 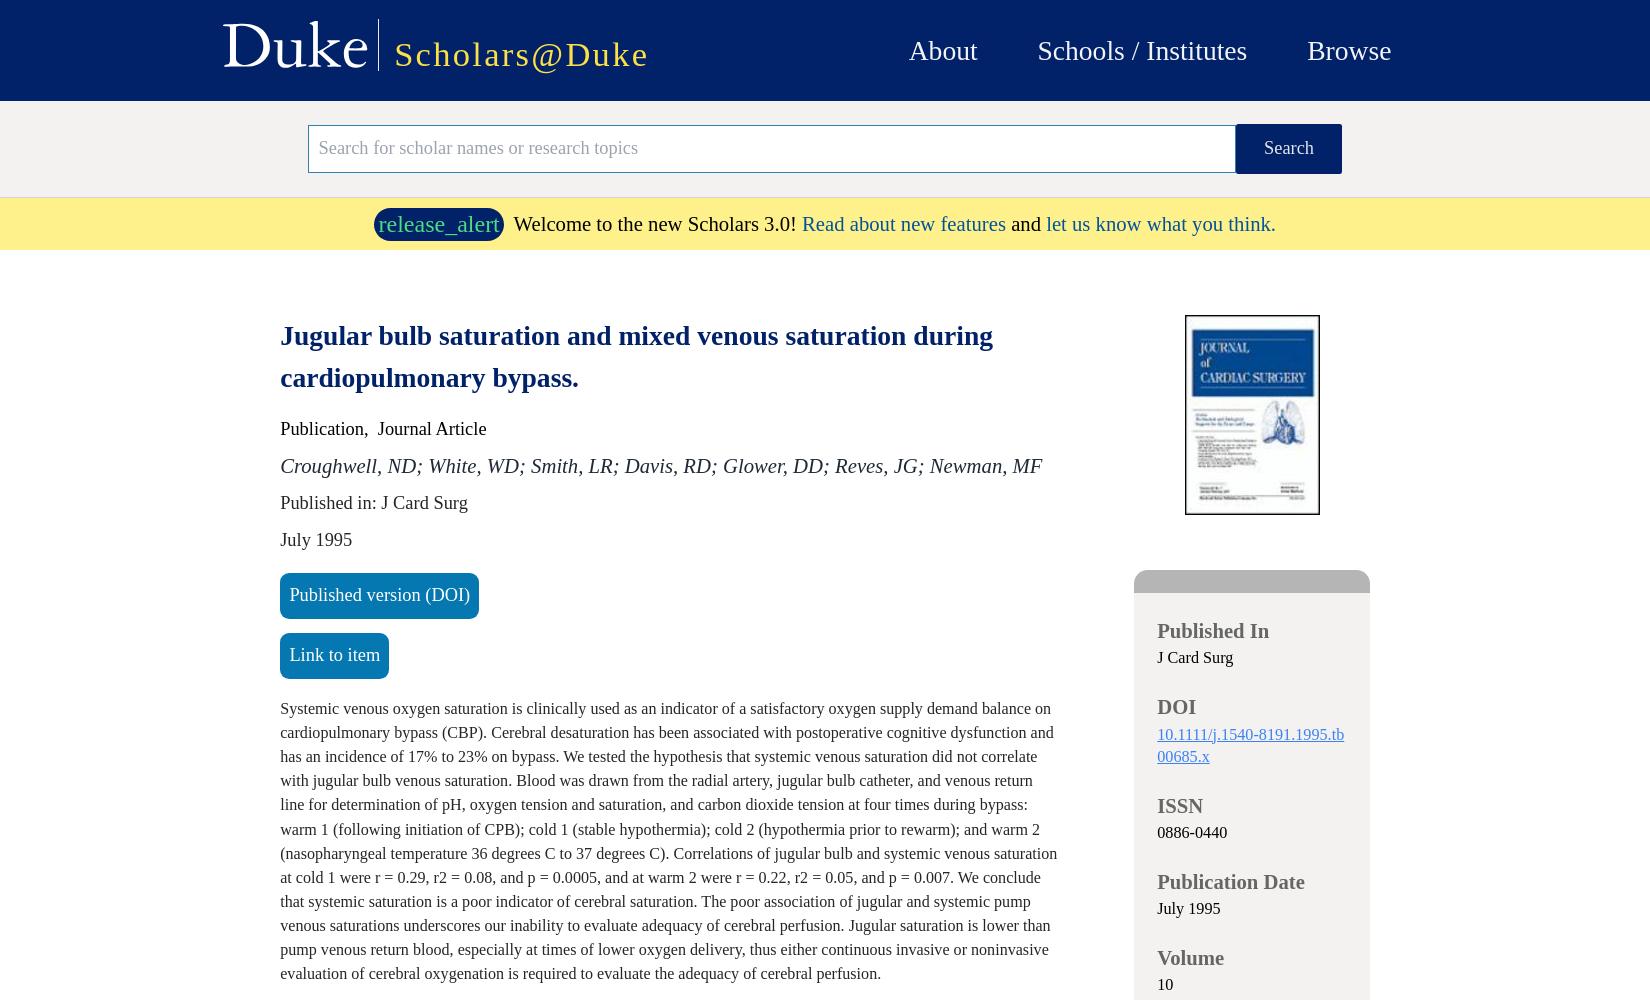 What do you see at coordinates (423, 429) in the screenshot?
I see `',  Journal Article'` at bounding box center [423, 429].